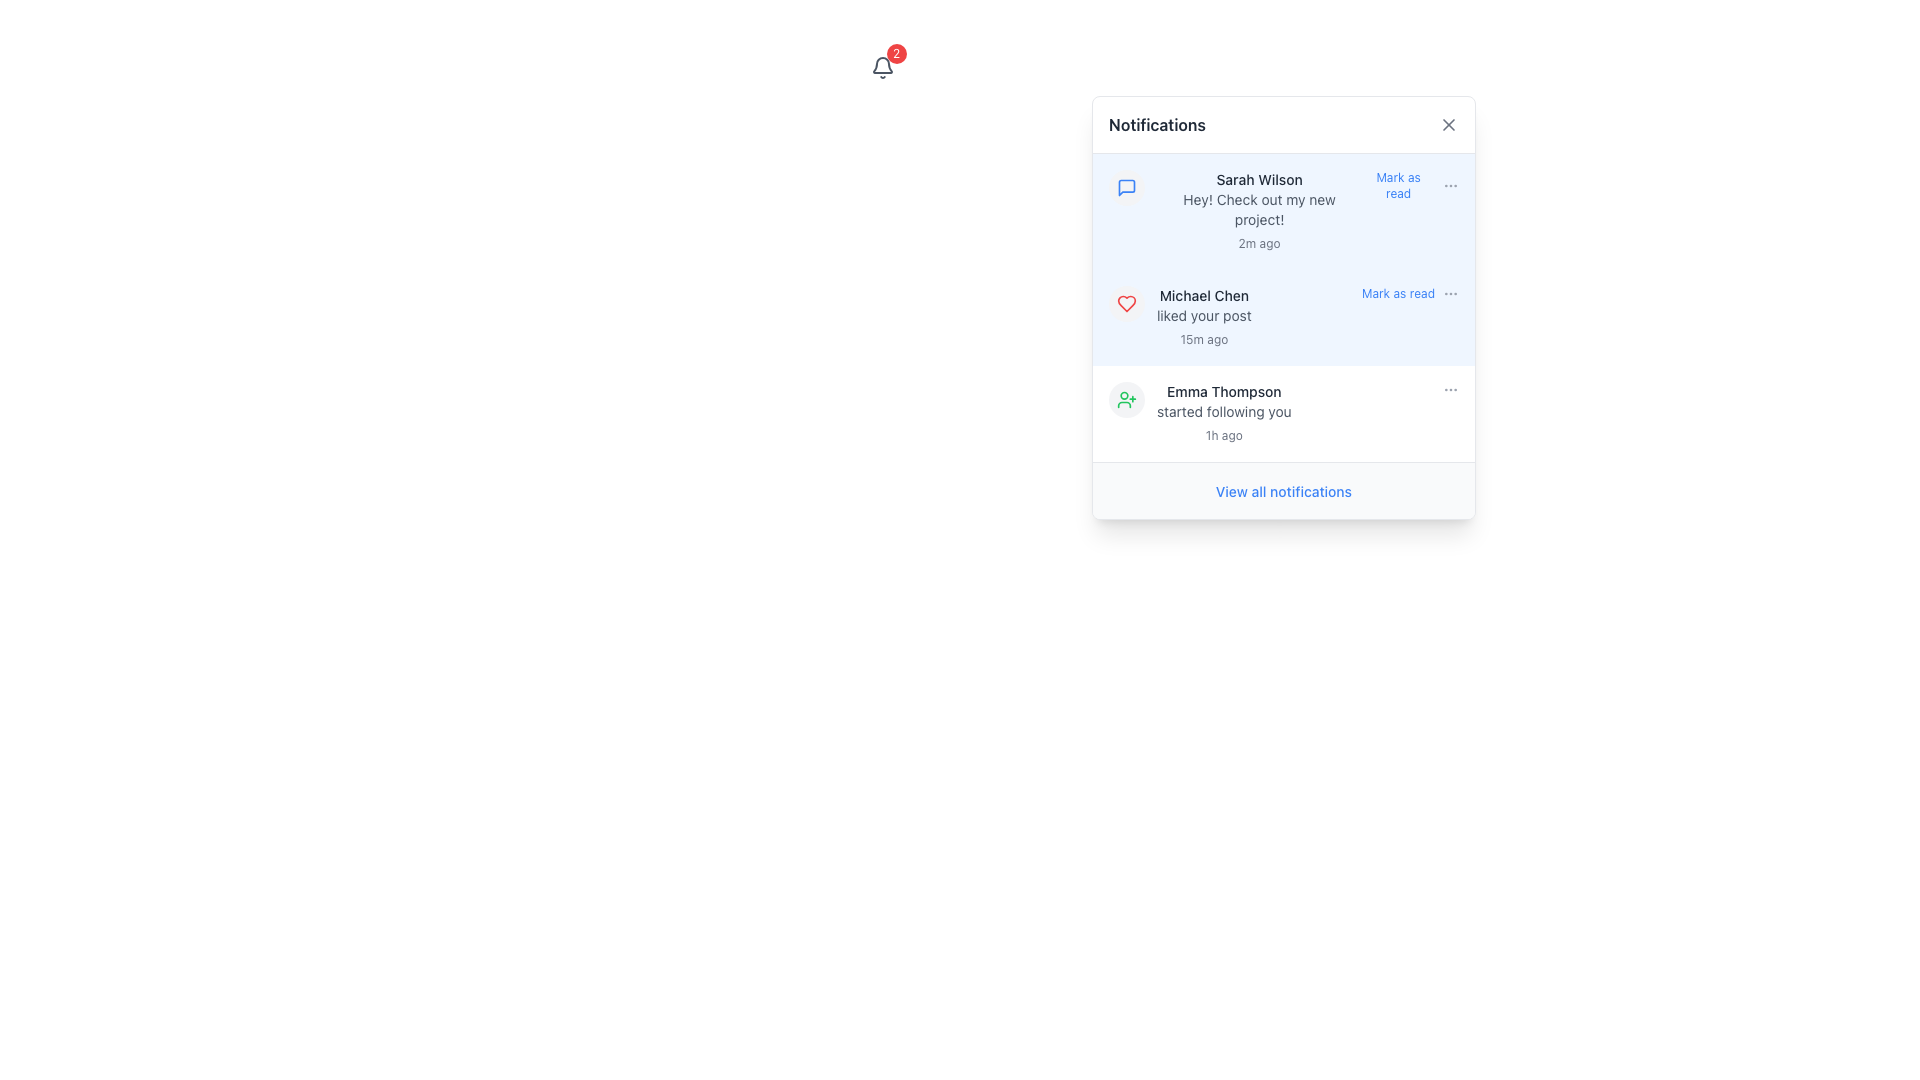  Describe the element at coordinates (1283, 492) in the screenshot. I see `the link/button located at the bottom of the notifications popup` at that location.